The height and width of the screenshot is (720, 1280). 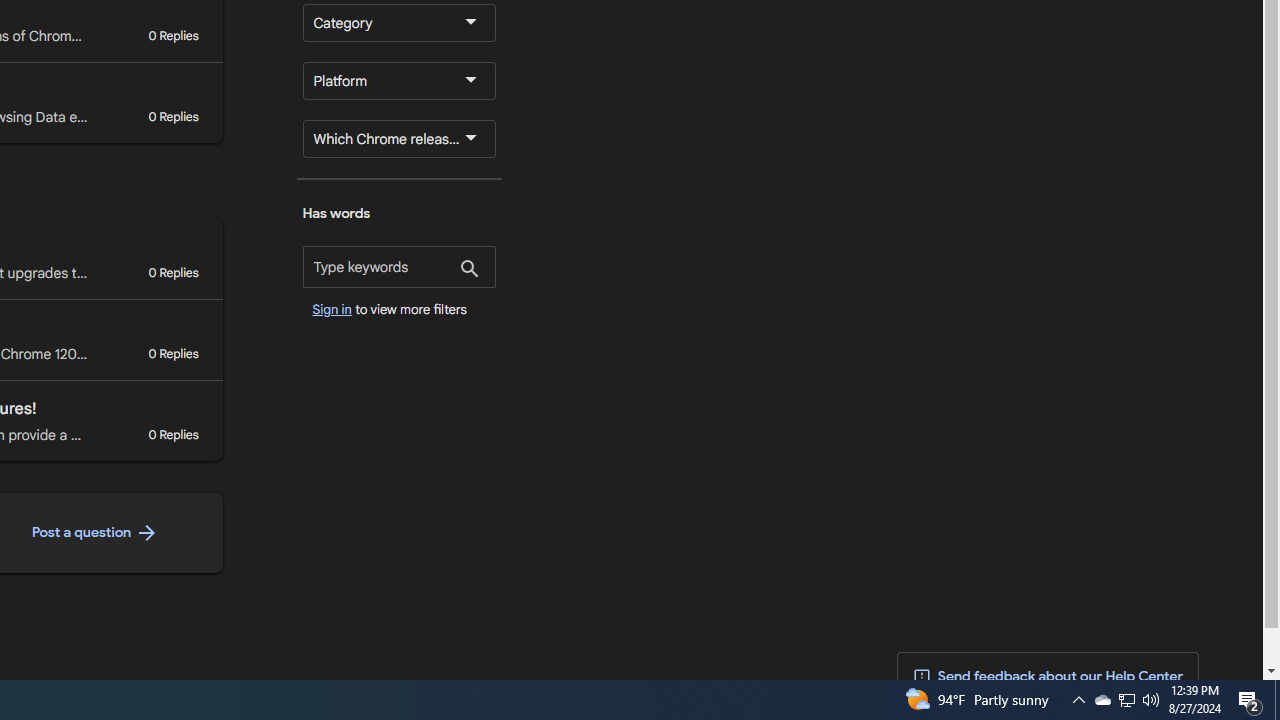 I want to click on 'Platform', so click(x=399, y=80).